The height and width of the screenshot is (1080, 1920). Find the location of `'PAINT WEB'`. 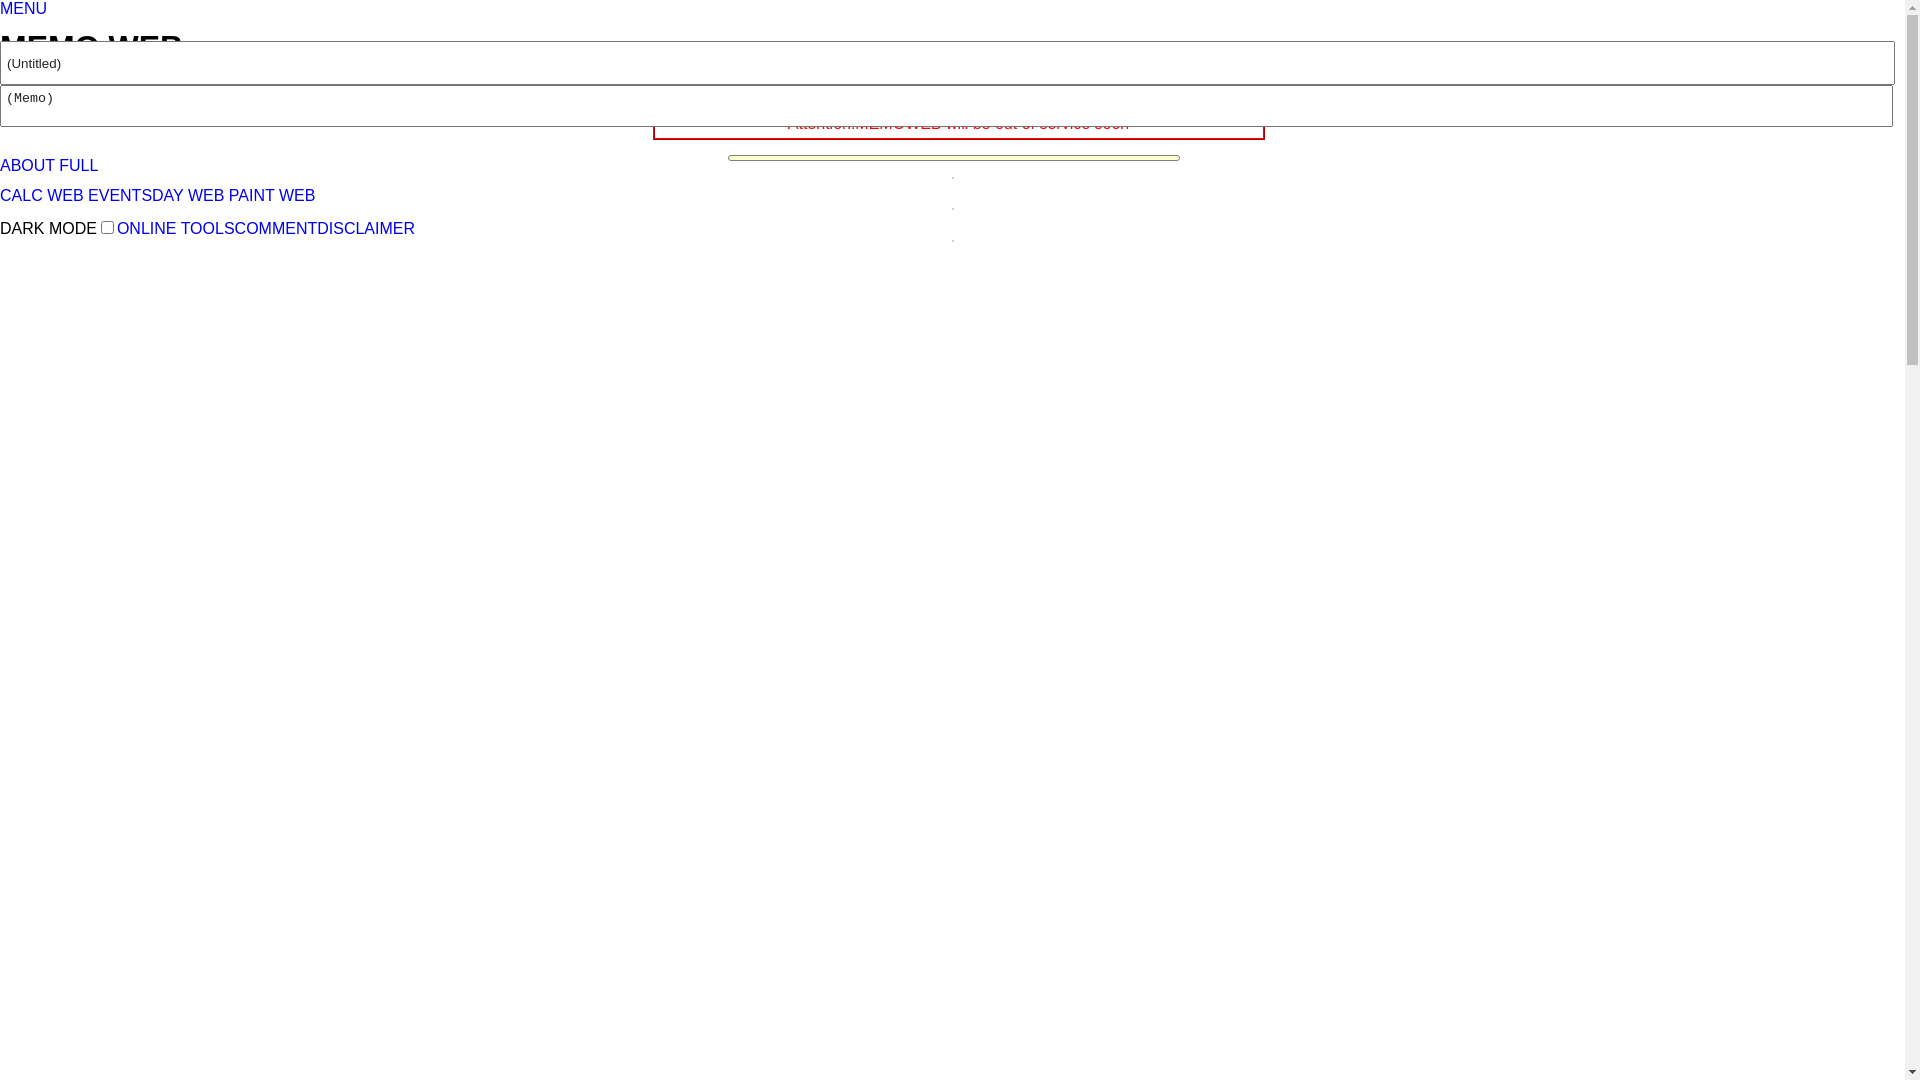

'PAINT WEB' is located at coordinates (271, 195).